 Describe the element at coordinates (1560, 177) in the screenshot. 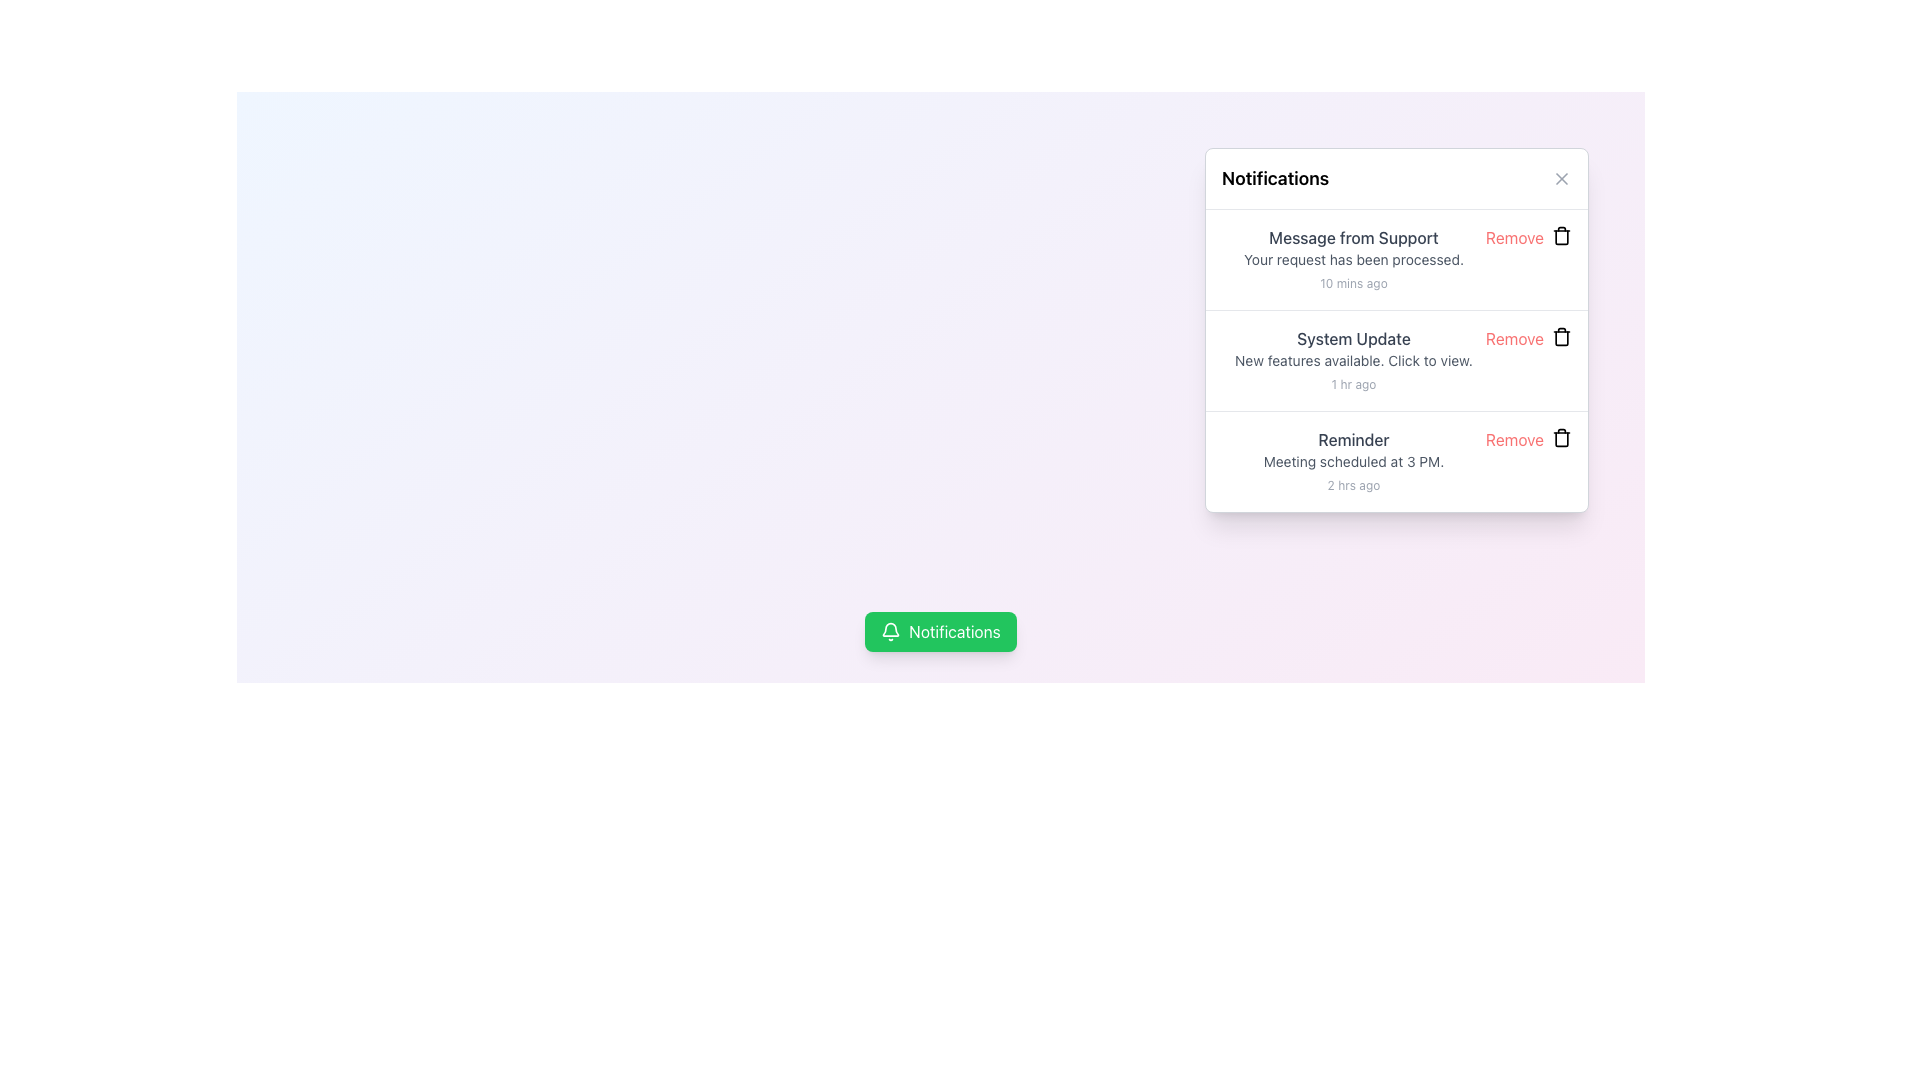

I see `the small gray 'X' icon button located at the top-right corner of the 'Notifications' panel` at that location.